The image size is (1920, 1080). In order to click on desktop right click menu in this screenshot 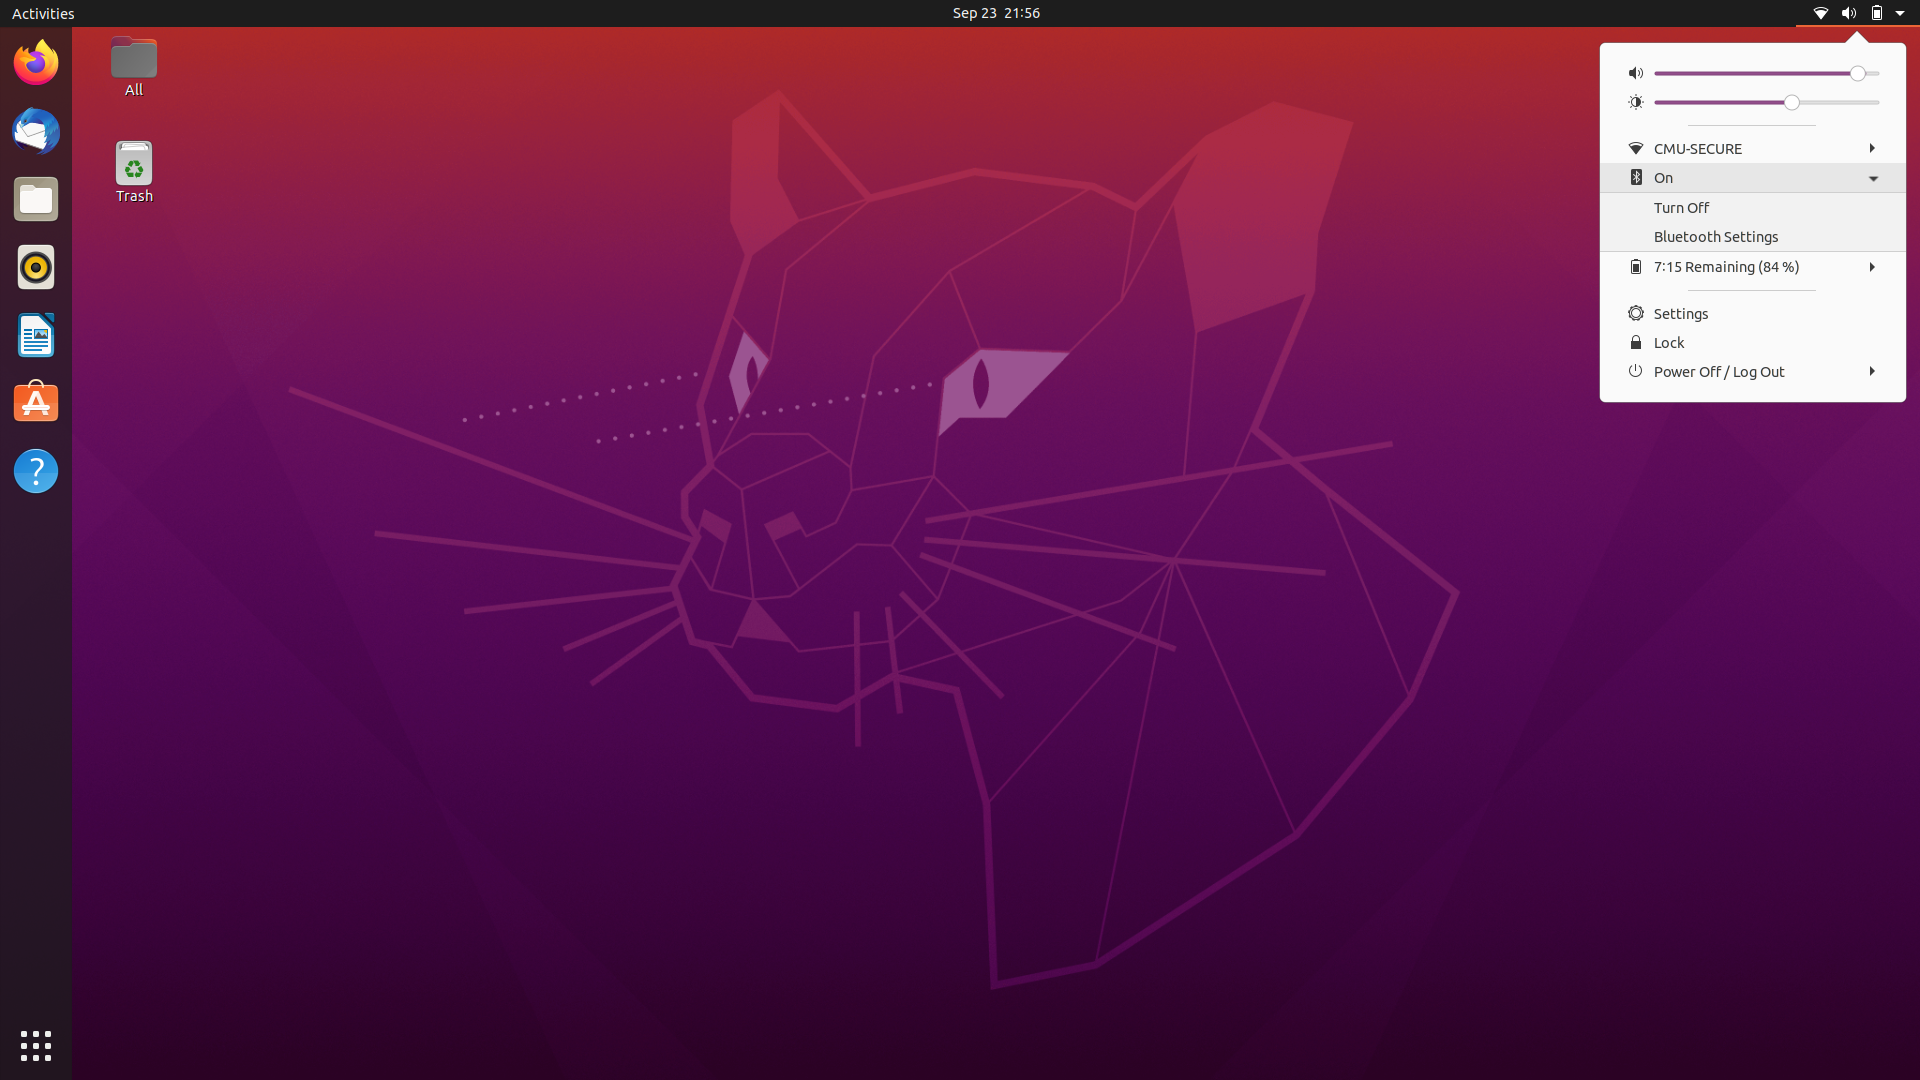, I will do `click(3377280, 801900)`.